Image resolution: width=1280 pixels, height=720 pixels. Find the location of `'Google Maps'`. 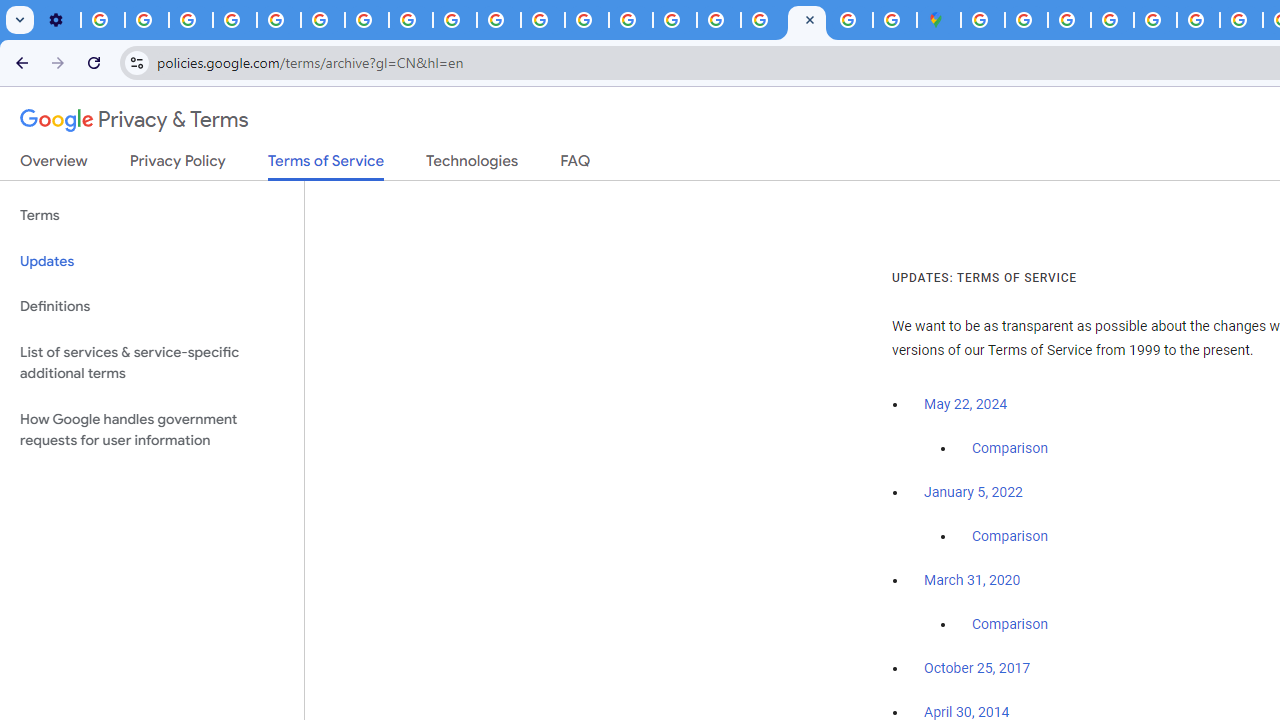

'Google Maps' is located at coordinates (937, 20).